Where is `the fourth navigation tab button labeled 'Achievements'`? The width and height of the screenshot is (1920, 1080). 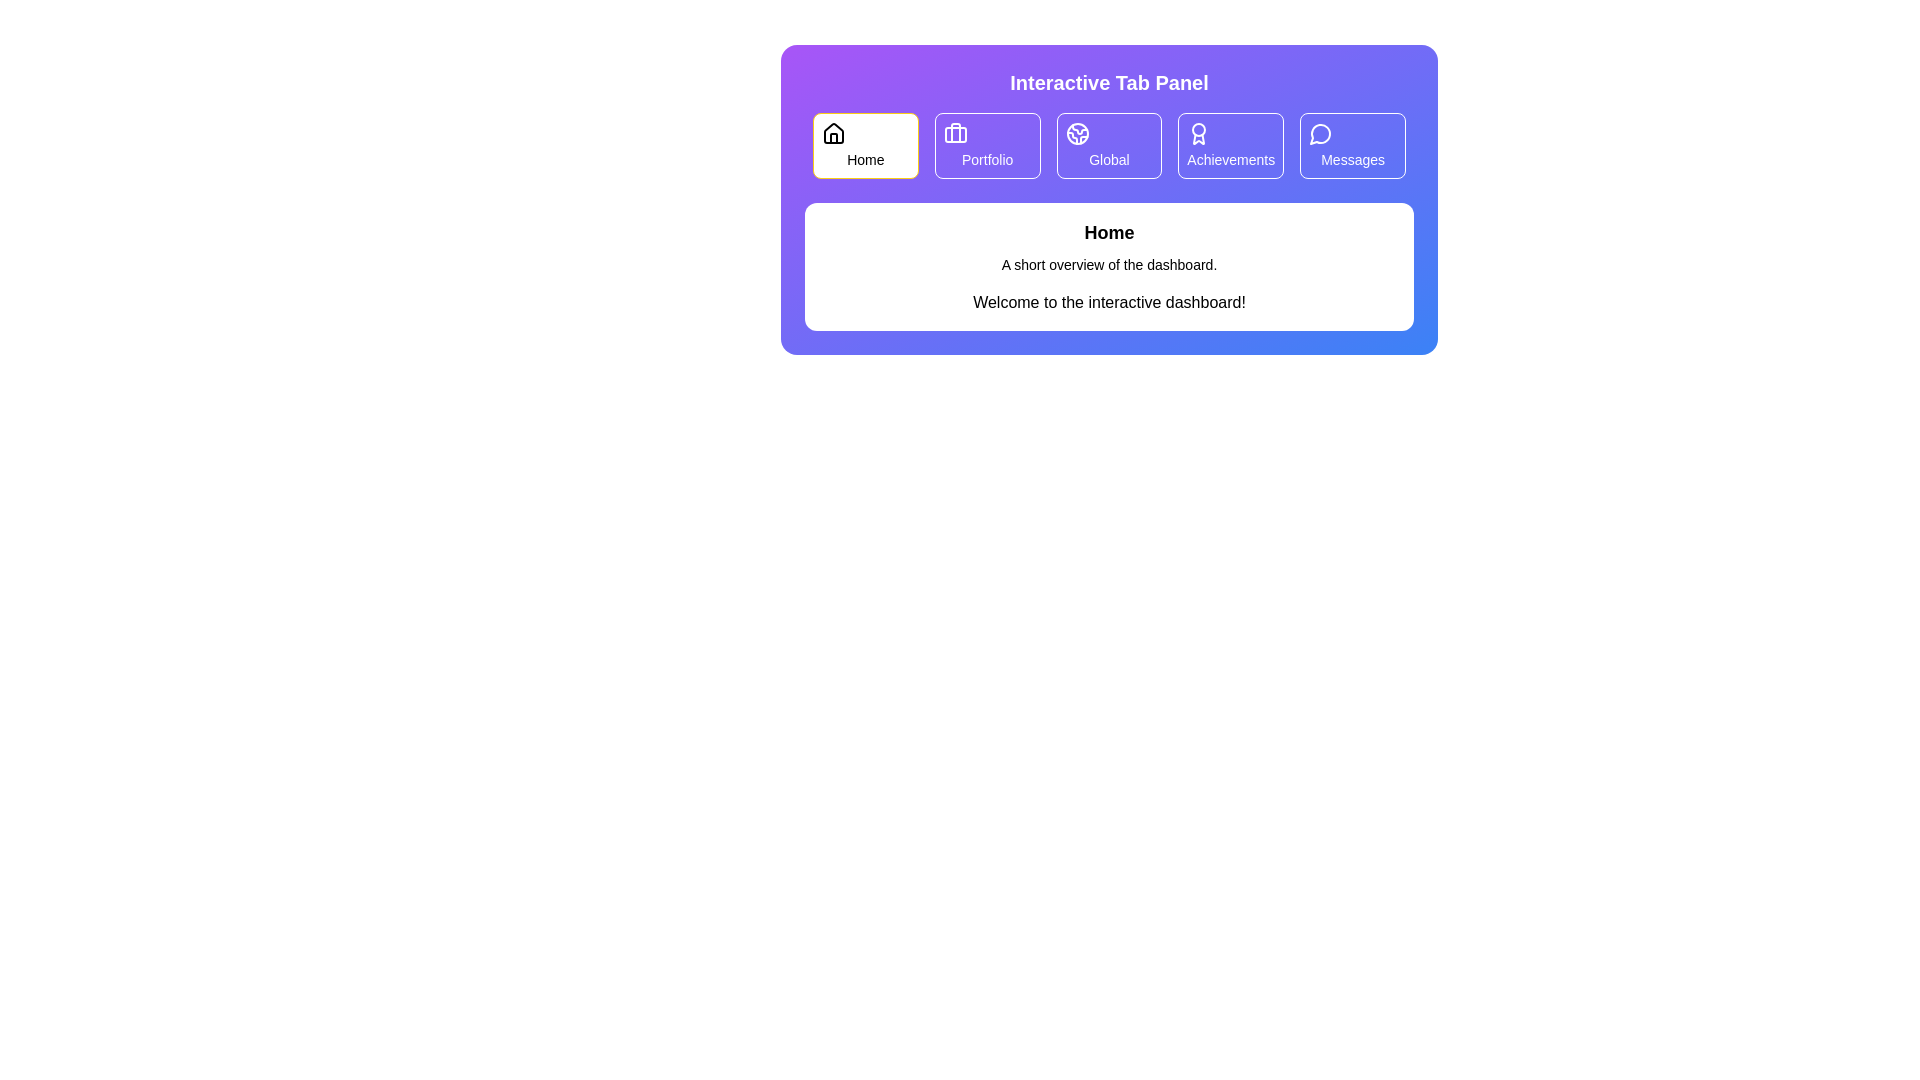
the fourth navigation tab button labeled 'Achievements' is located at coordinates (1230, 145).